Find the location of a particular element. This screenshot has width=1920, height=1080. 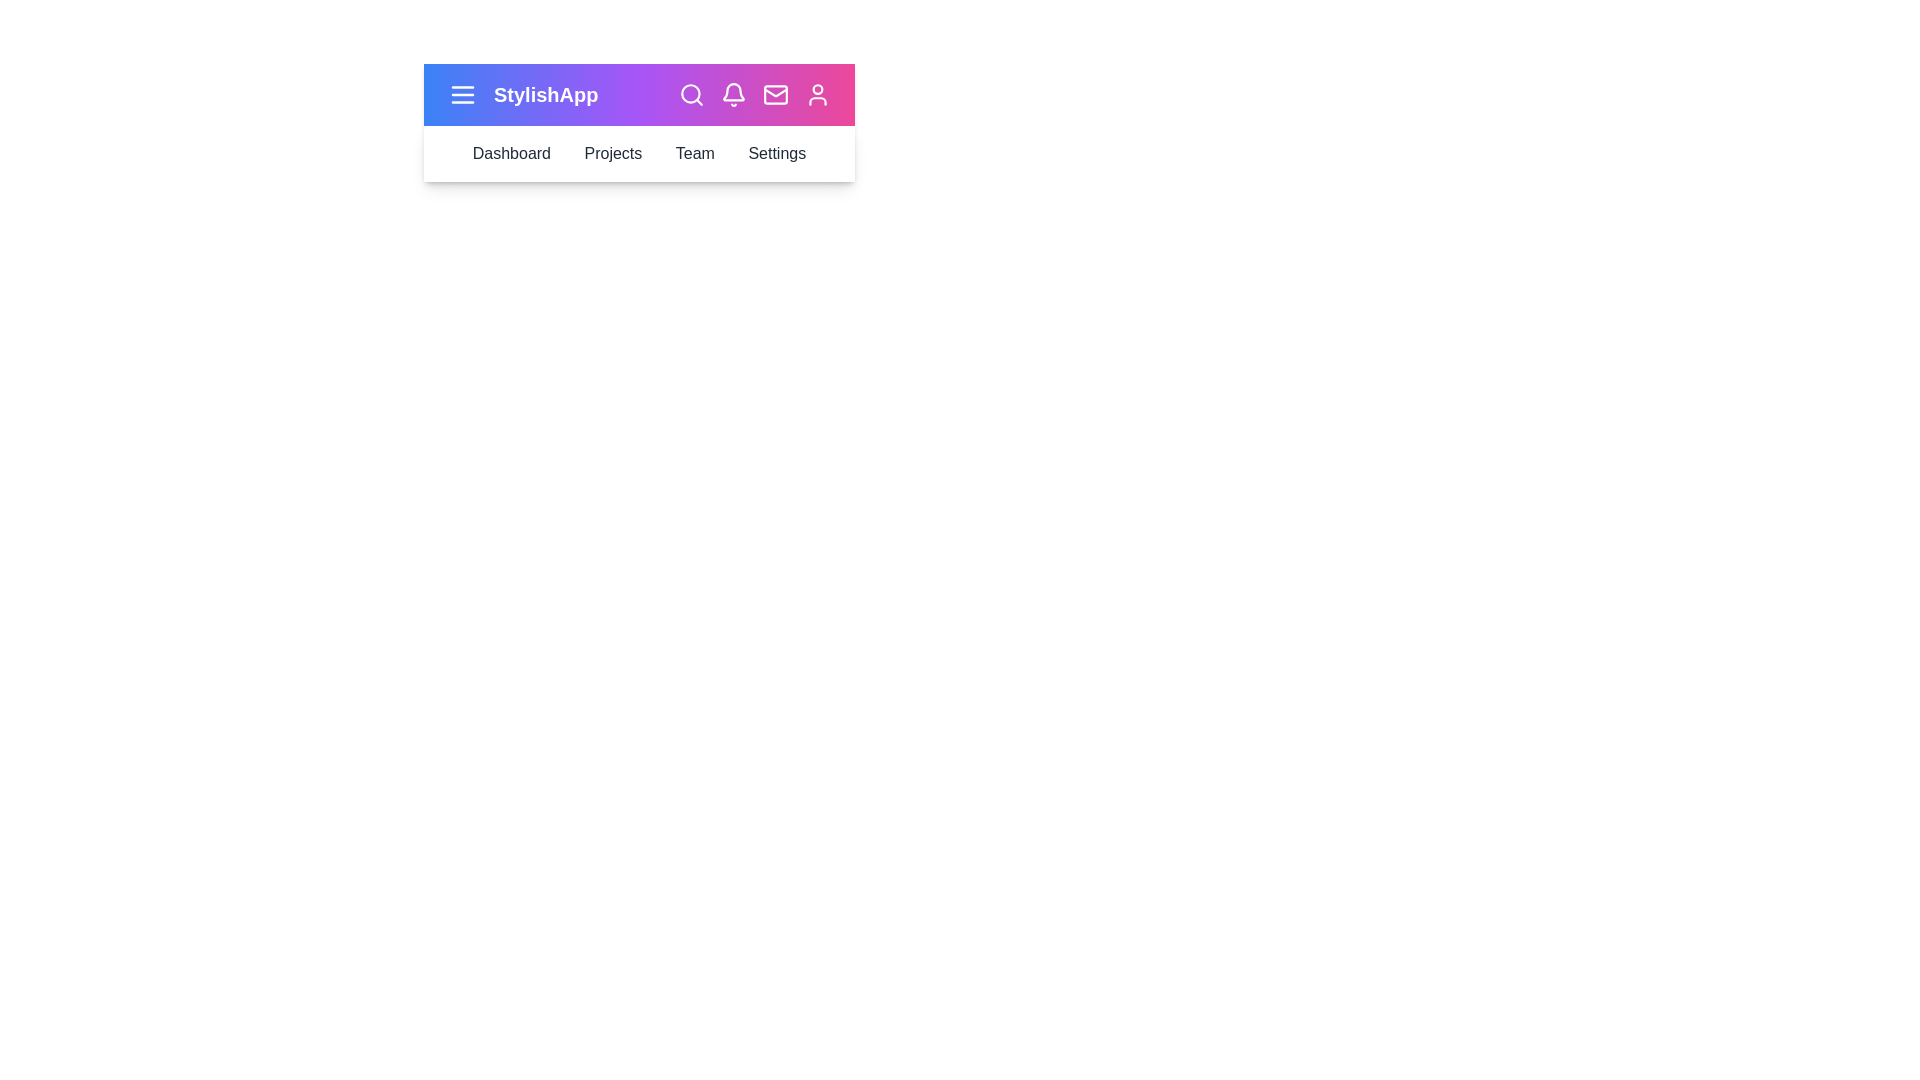

the 'Dashboard' button to navigate to the 'Dashboard' section is located at coordinates (511, 153).